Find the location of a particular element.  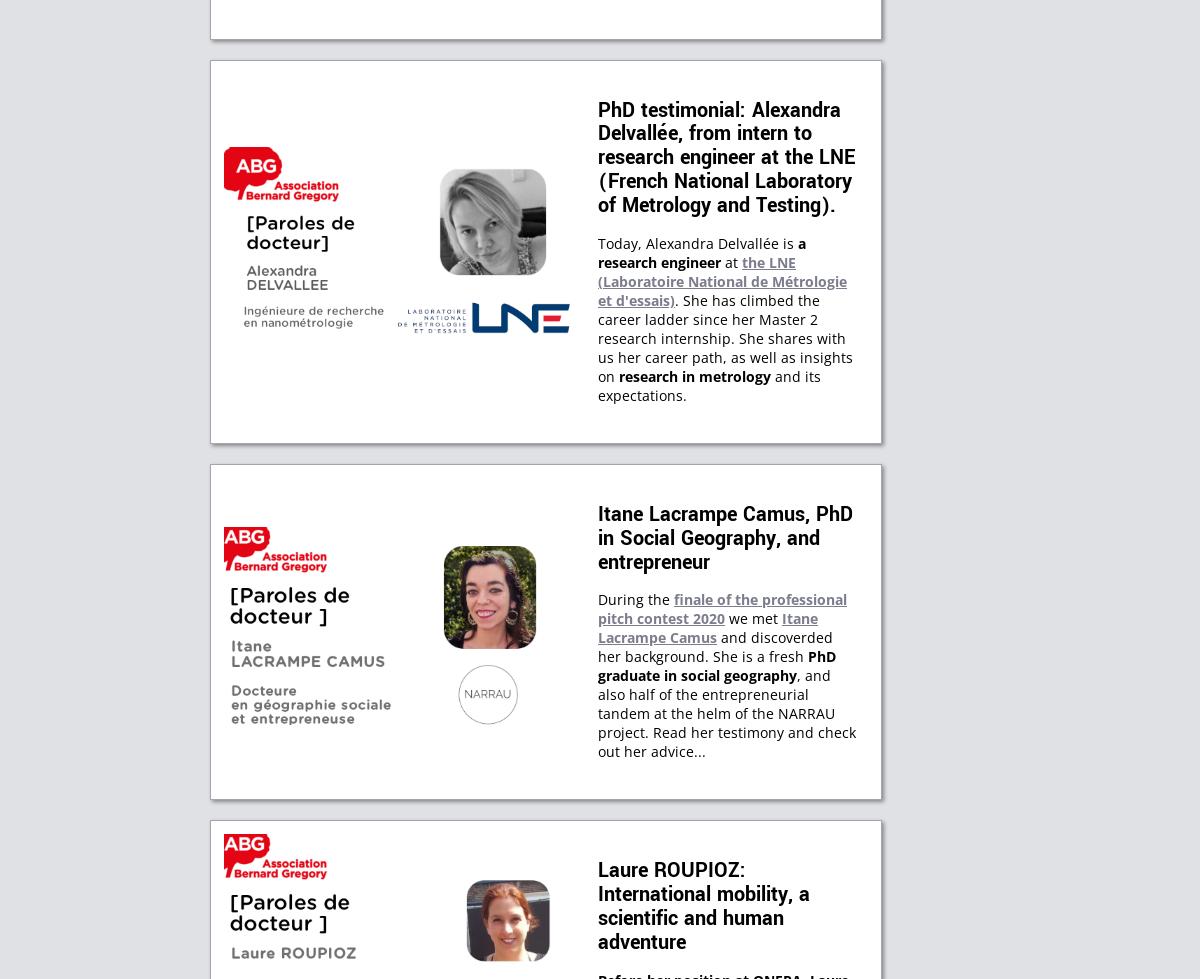

'Itane Lacrampe Camus, PhD in Social Geography, and entrepreneur' is located at coordinates (725, 536).